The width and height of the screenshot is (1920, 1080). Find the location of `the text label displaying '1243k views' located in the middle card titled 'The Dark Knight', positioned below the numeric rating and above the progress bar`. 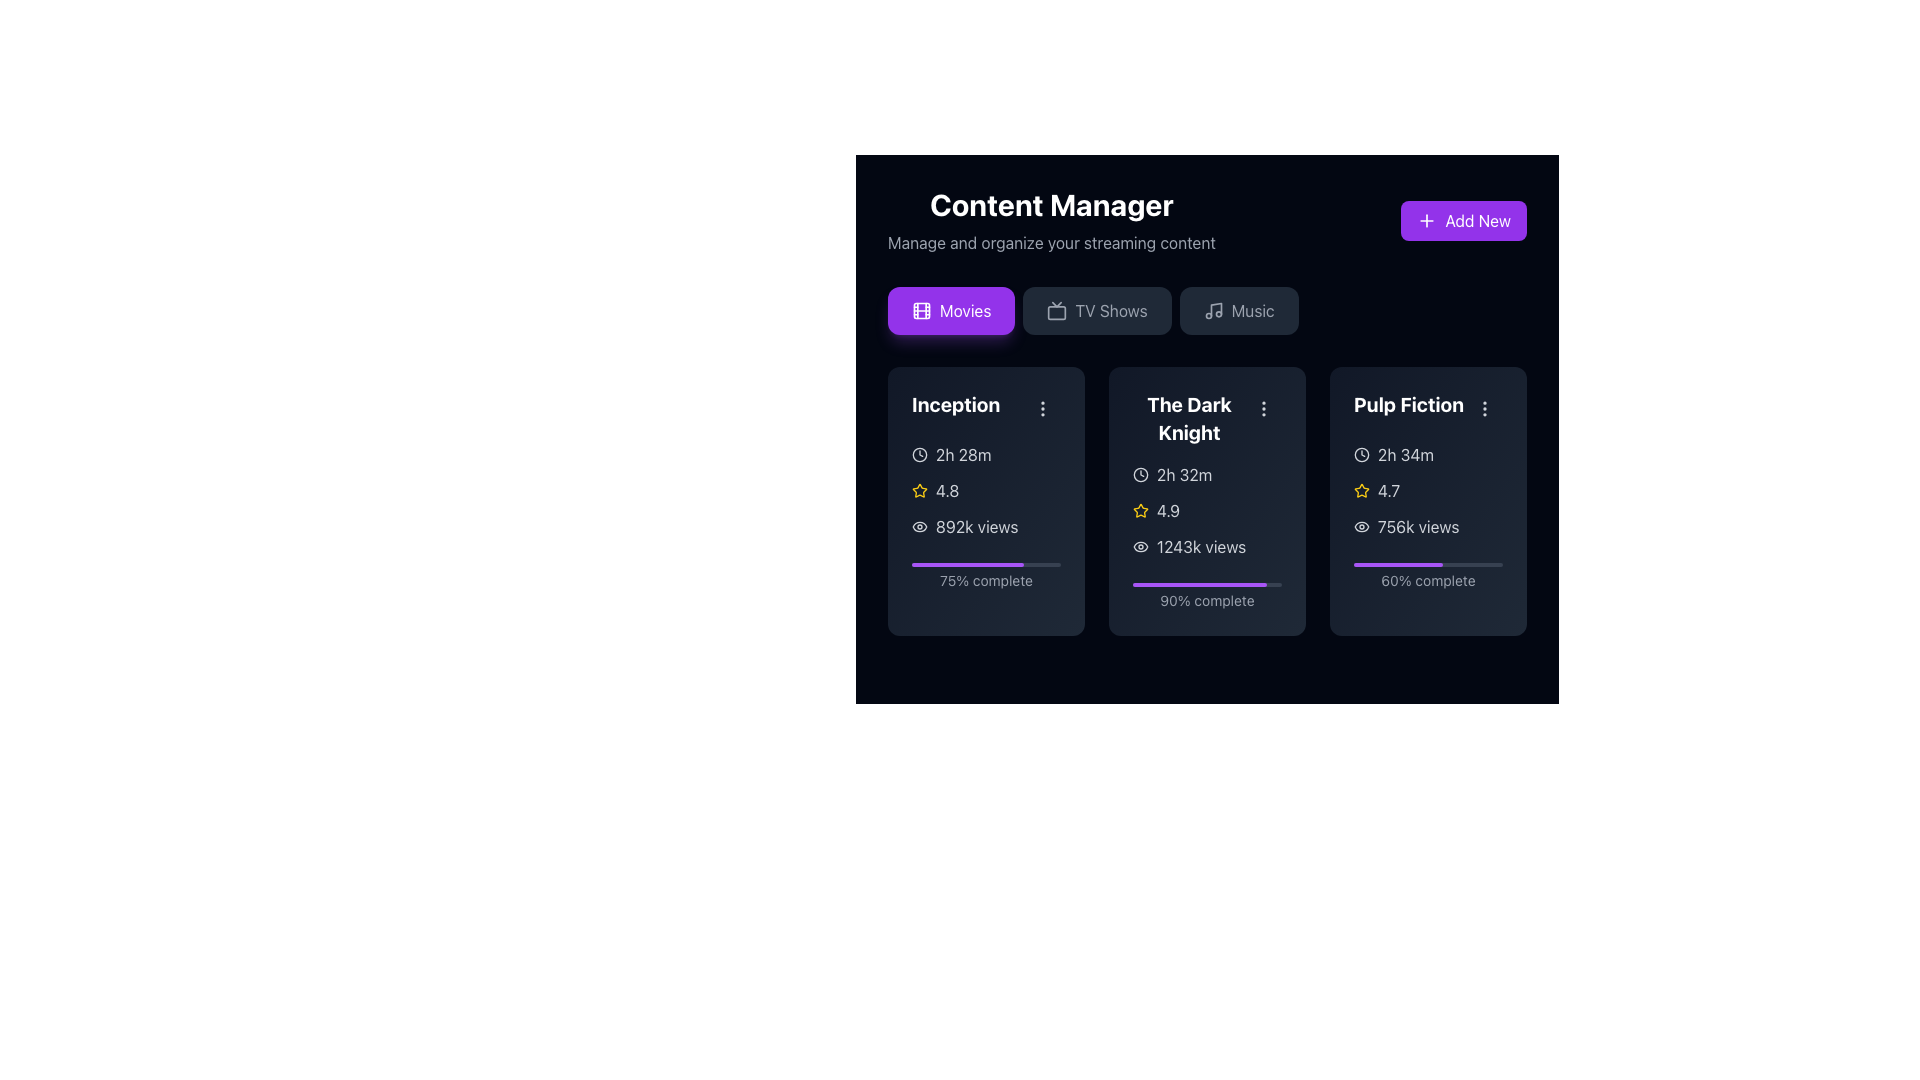

the text label displaying '1243k views' located in the middle card titled 'The Dark Knight', positioned below the numeric rating and above the progress bar is located at coordinates (1200, 547).